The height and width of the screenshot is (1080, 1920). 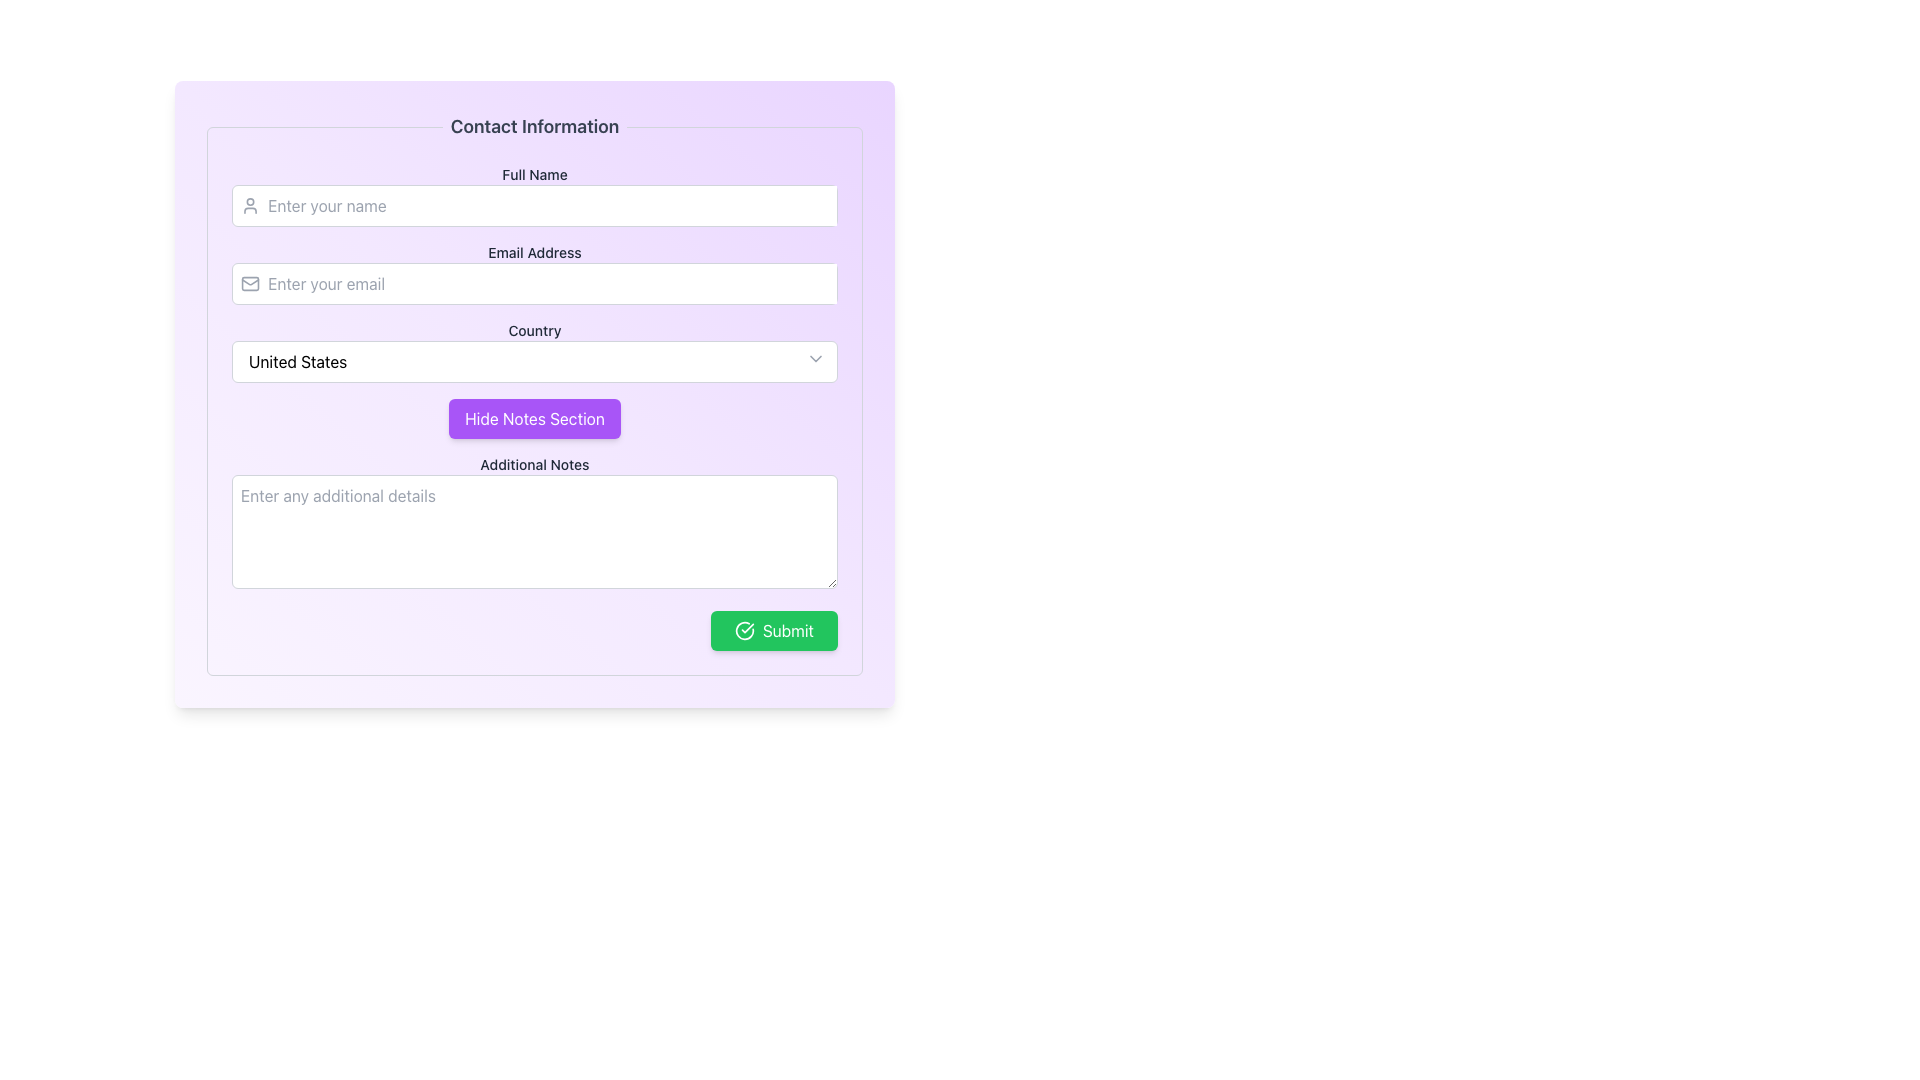 What do you see at coordinates (743, 631) in the screenshot?
I see `the circular check icon within the green 'Submit' button located at the bottom right corner of the form` at bounding box center [743, 631].